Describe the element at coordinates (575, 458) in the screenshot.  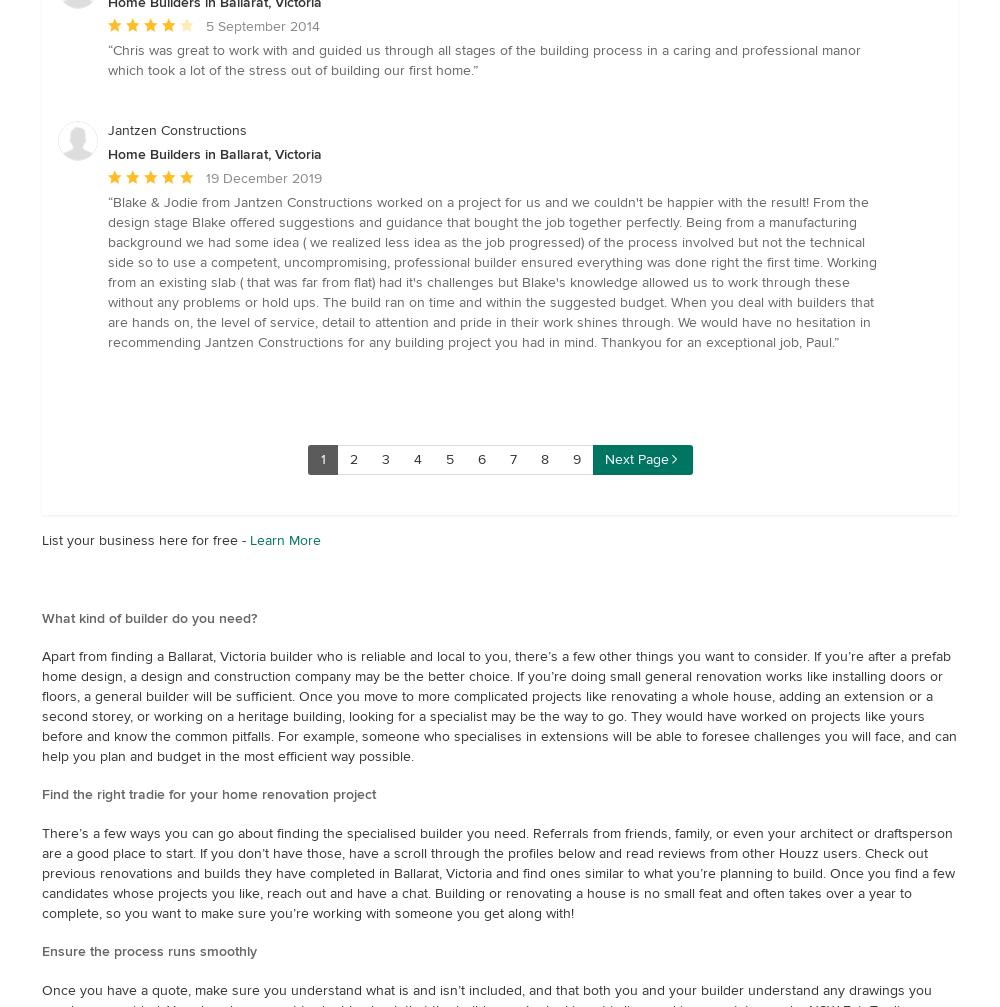
I see `'9'` at that location.